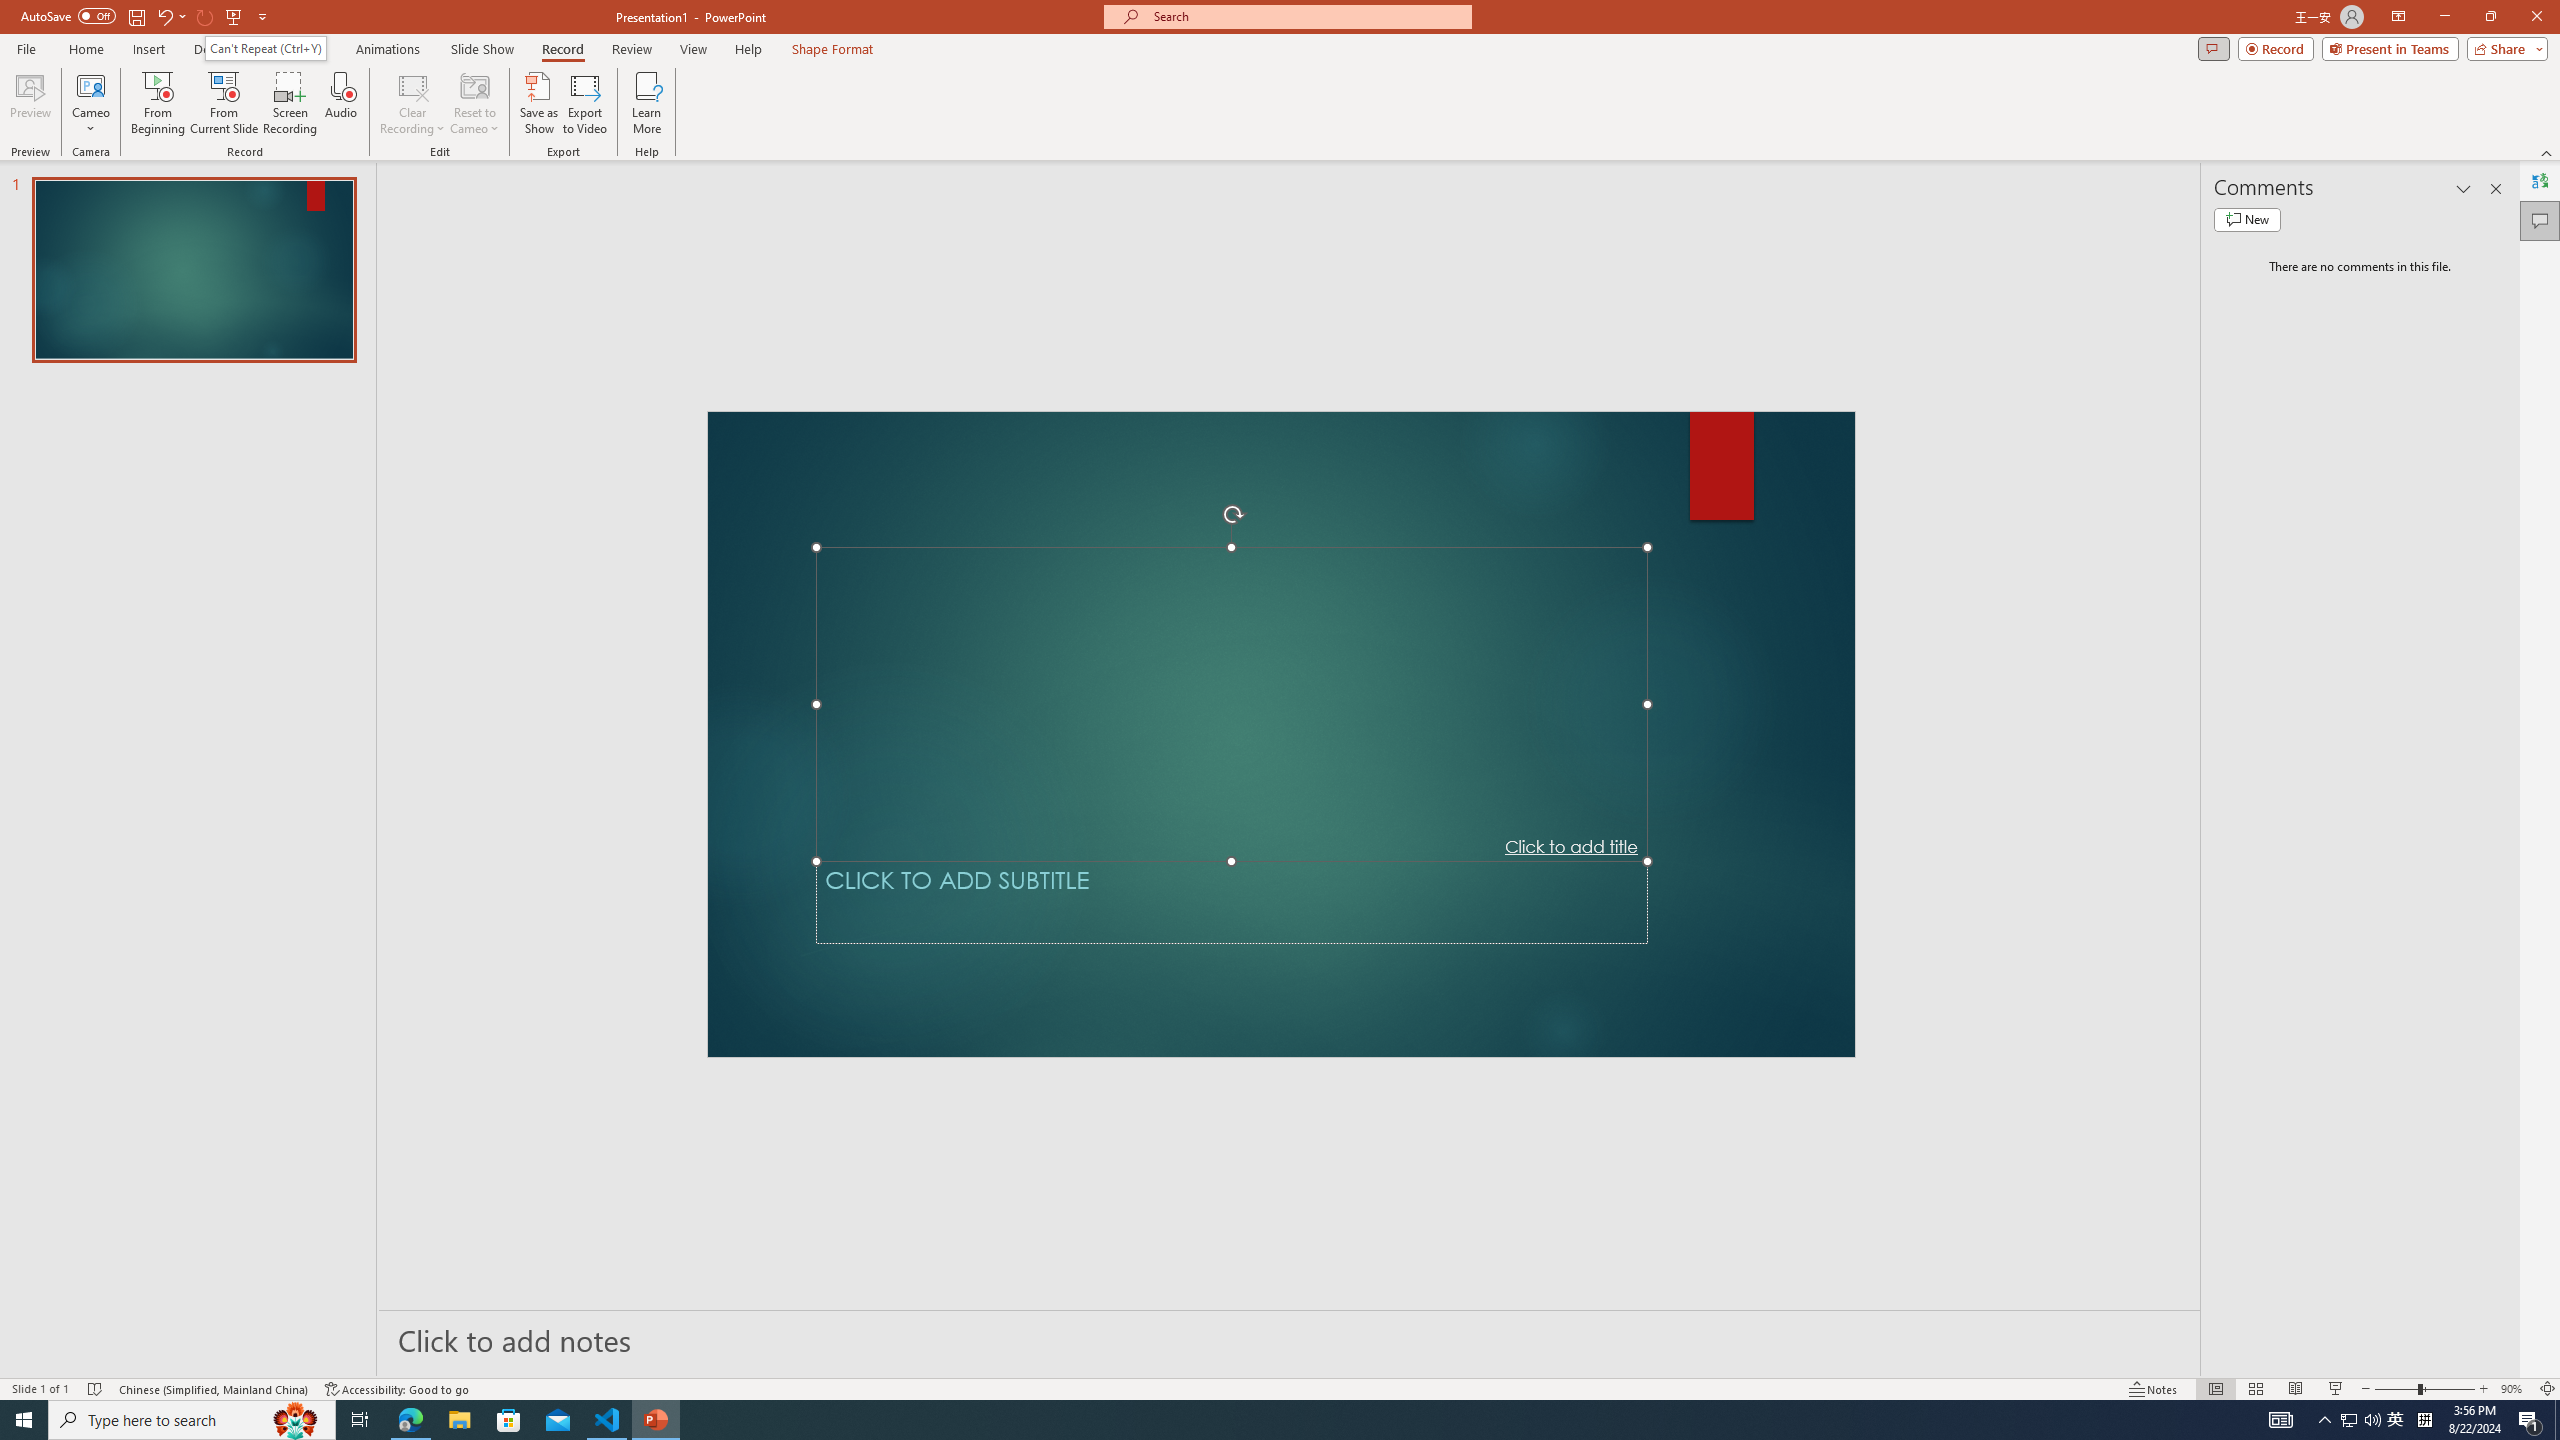 This screenshot has width=2560, height=1440. What do you see at coordinates (398, 1389) in the screenshot?
I see `'Accessibility Checker Accessibility: Good to go'` at bounding box center [398, 1389].